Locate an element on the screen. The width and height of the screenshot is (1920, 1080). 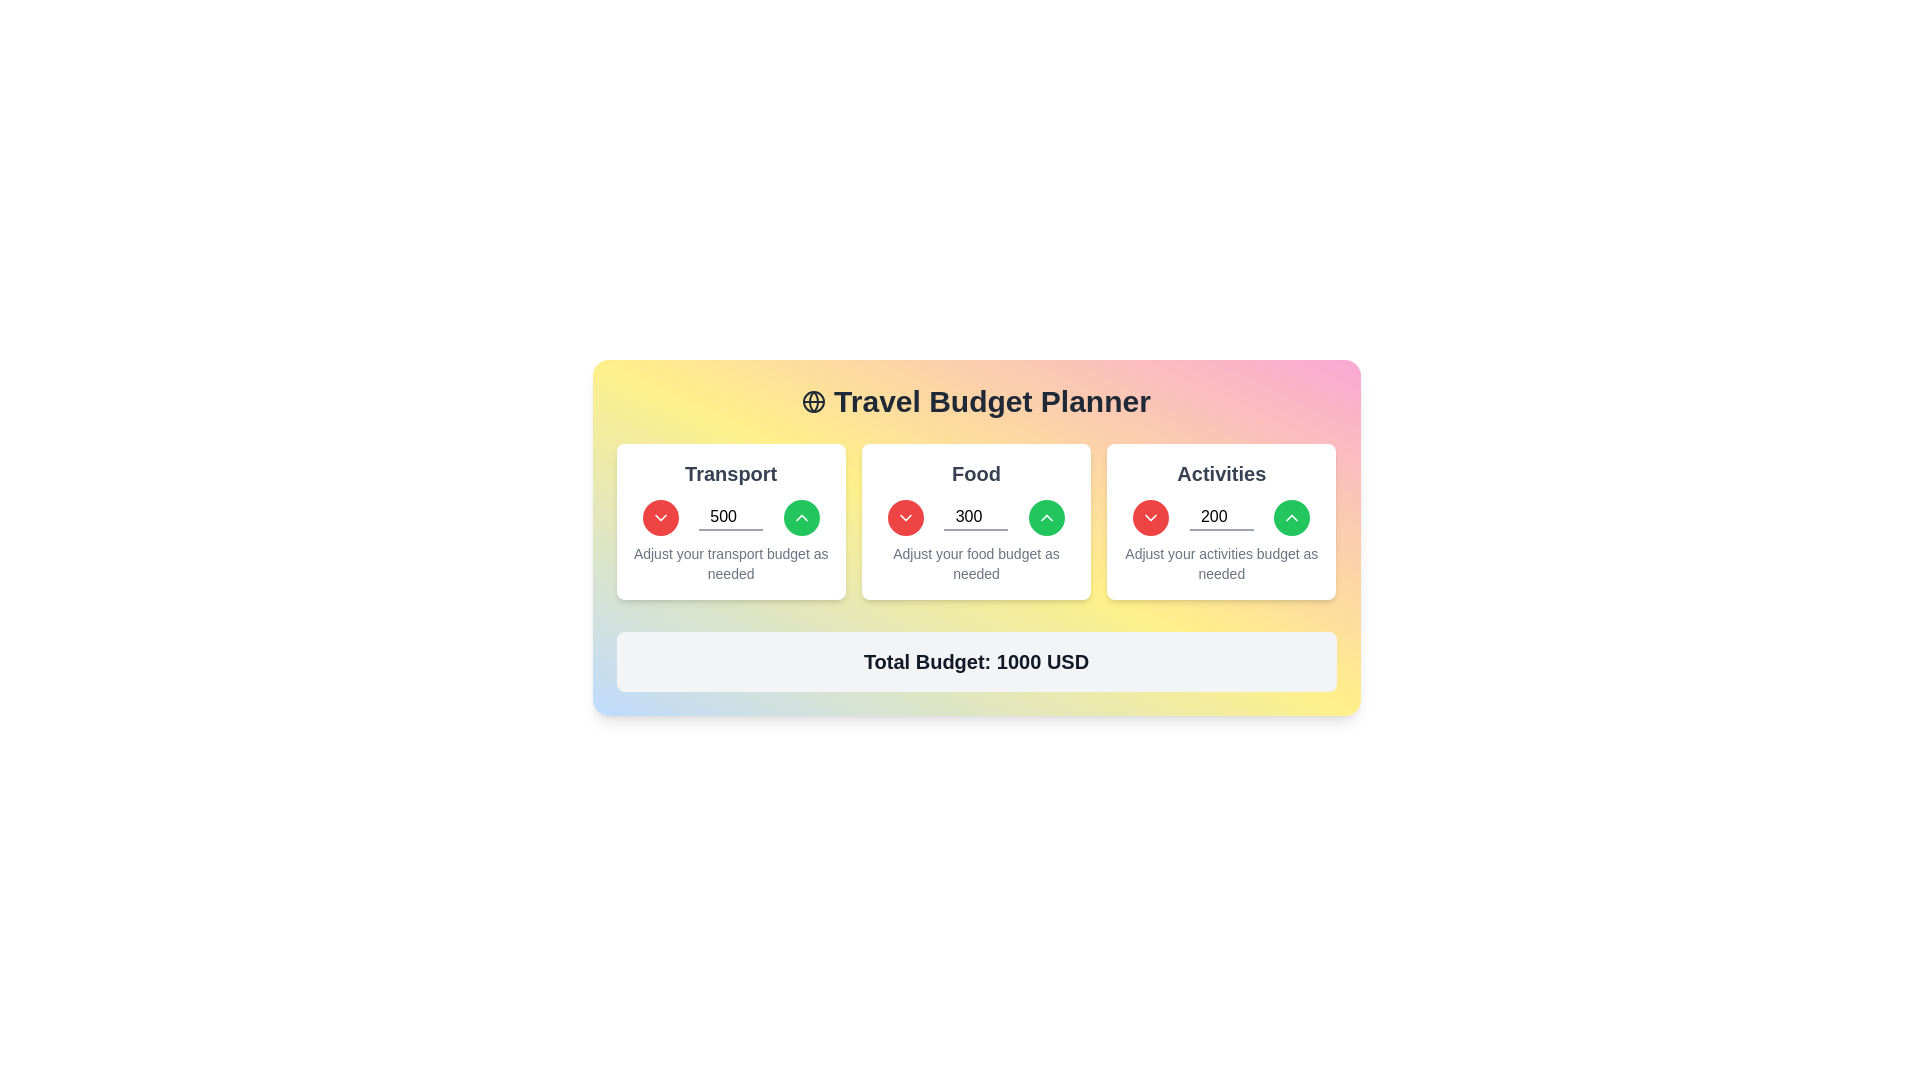
the numeric text input element for the 'Food' budget category, which is located between the red decrement button and the green increment button is located at coordinates (976, 516).